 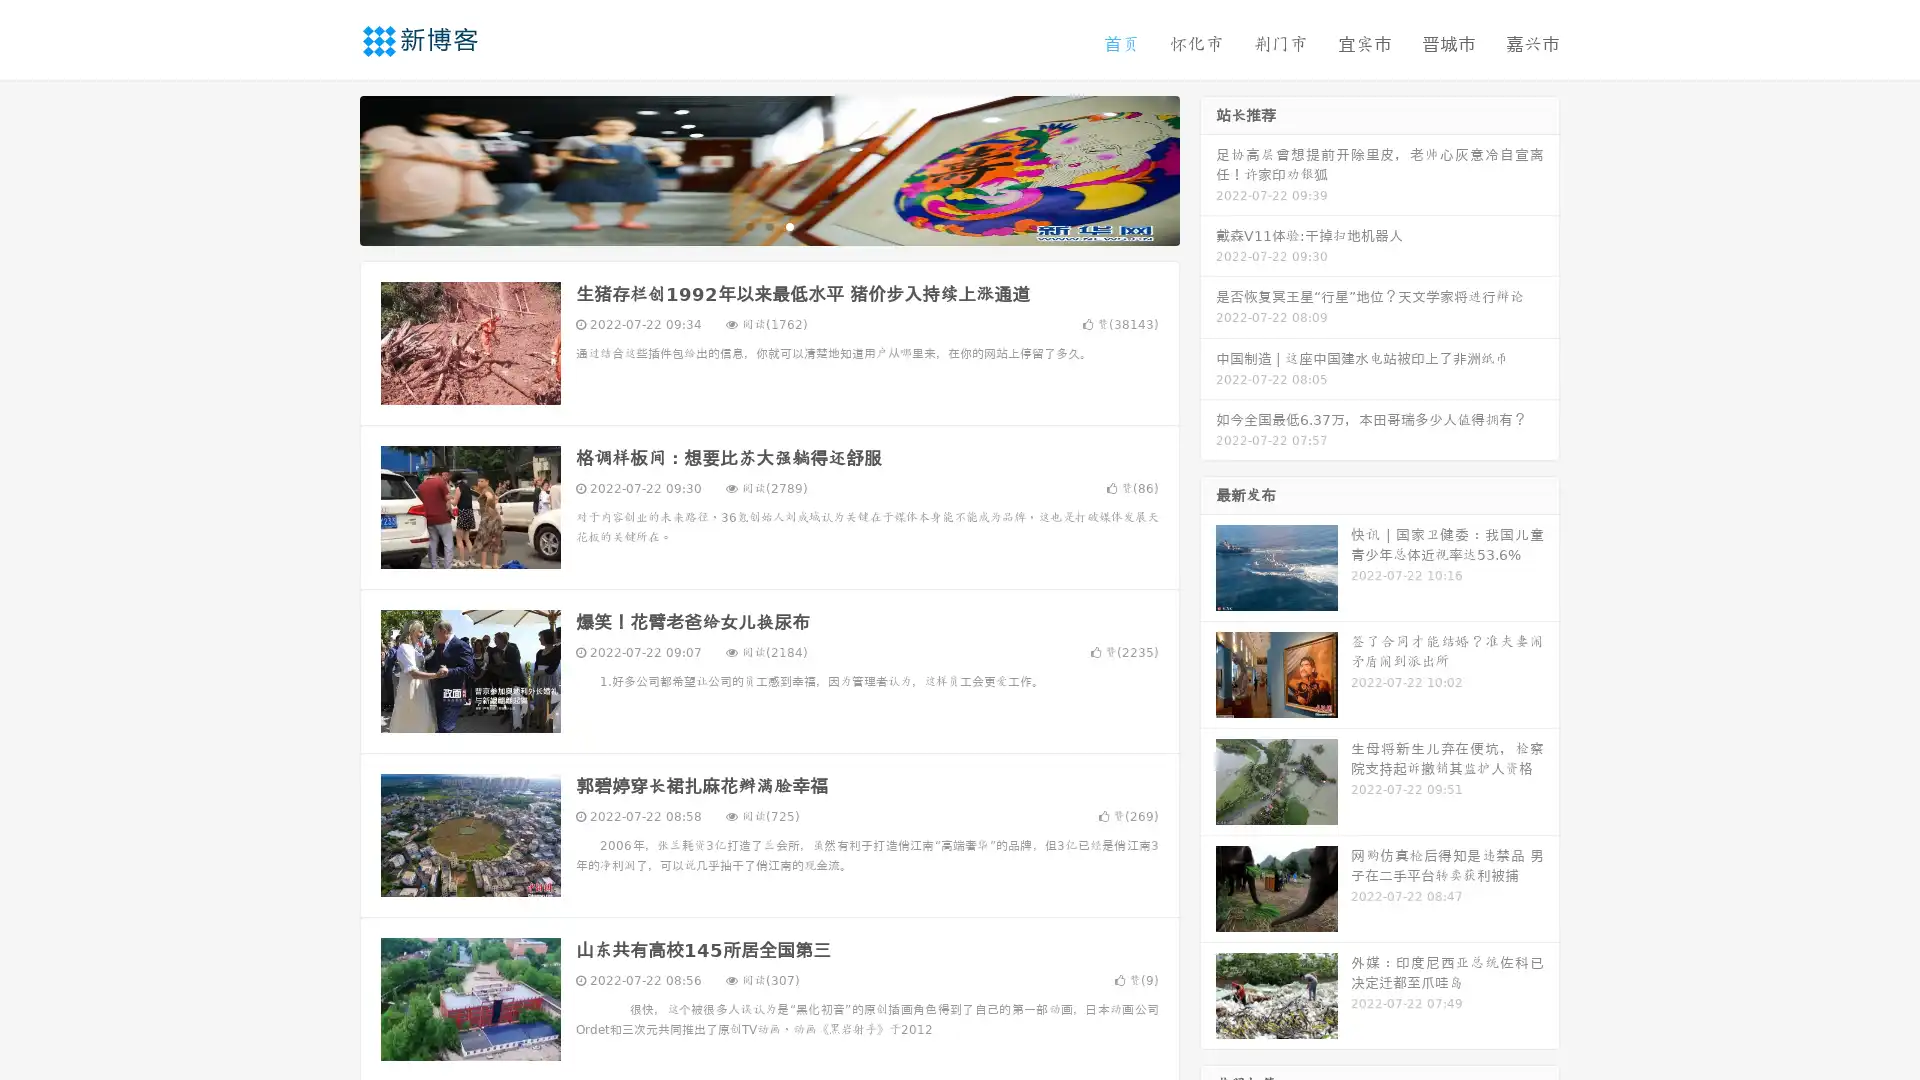 I want to click on Go to slide 2, so click(x=768, y=225).